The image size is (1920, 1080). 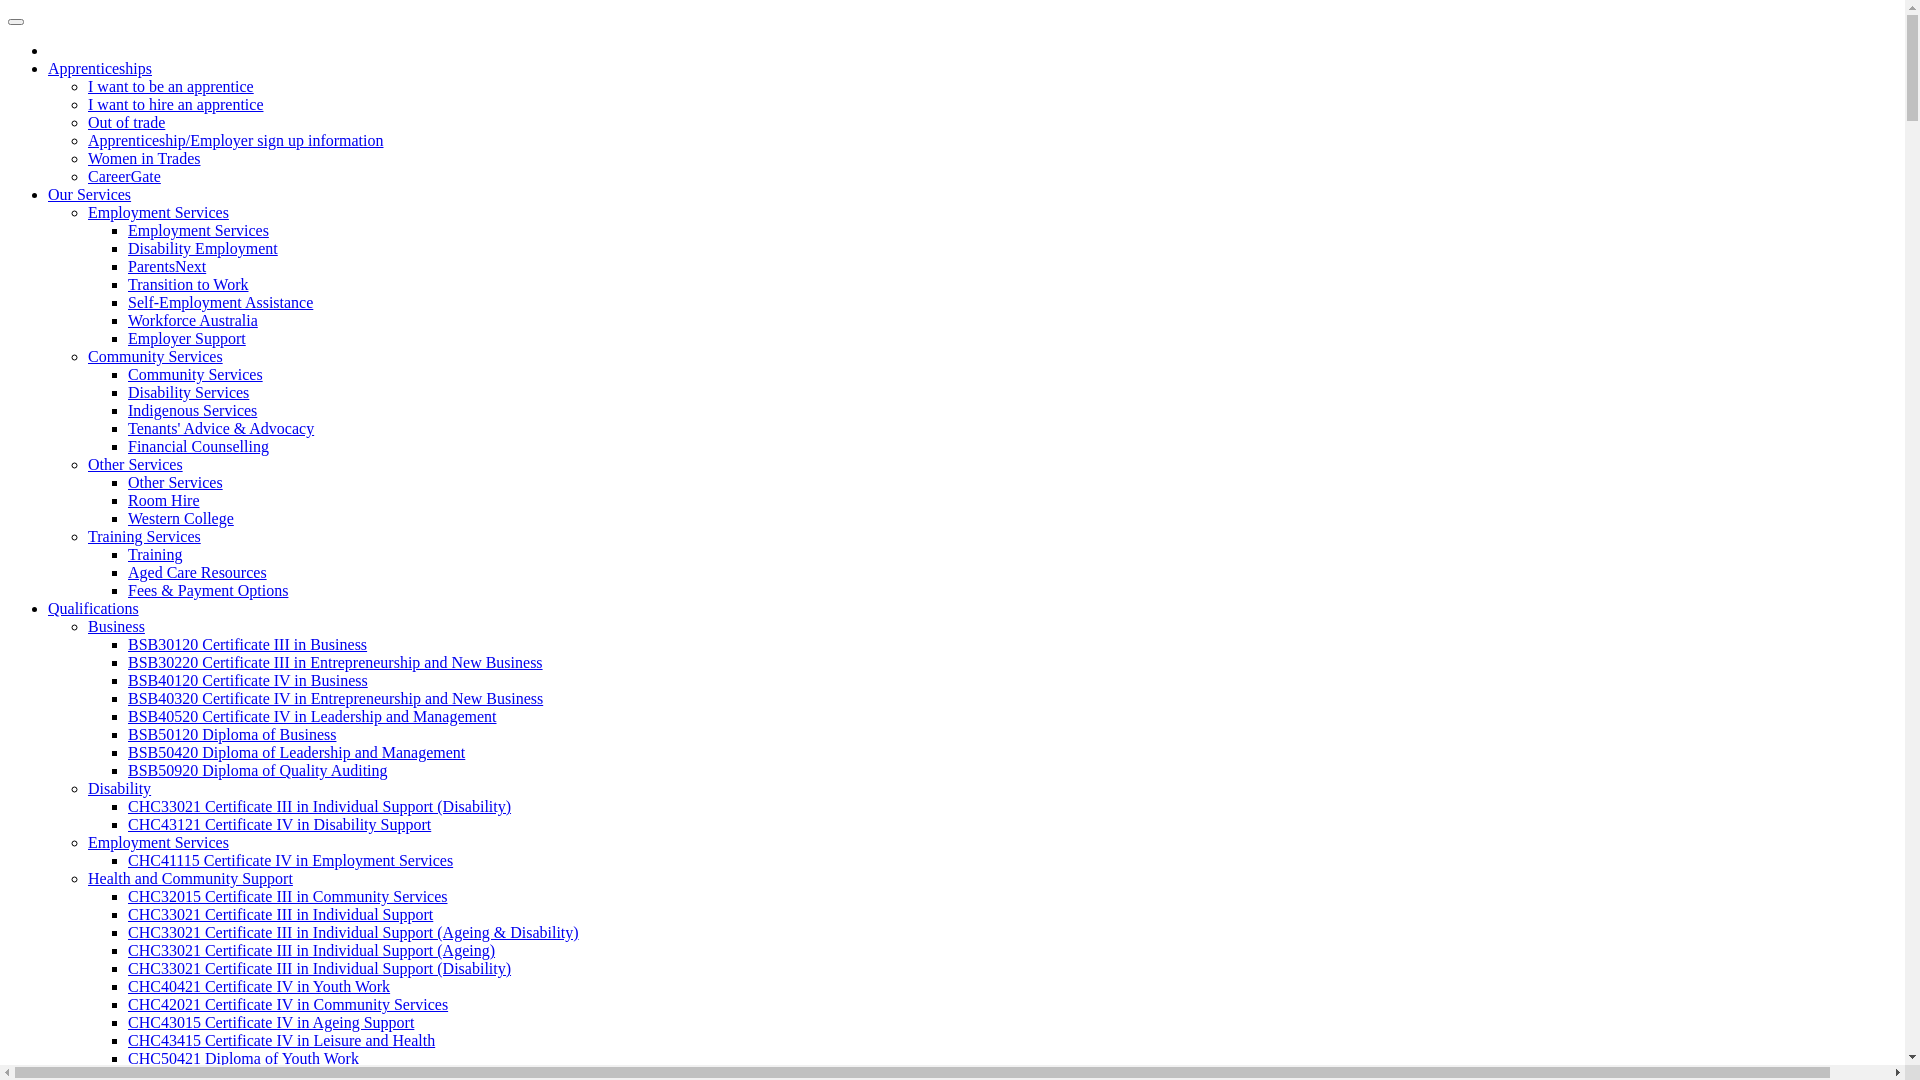 What do you see at coordinates (289, 859) in the screenshot?
I see `'CHC41115 Certificate IV in Employment Services'` at bounding box center [289, 859].